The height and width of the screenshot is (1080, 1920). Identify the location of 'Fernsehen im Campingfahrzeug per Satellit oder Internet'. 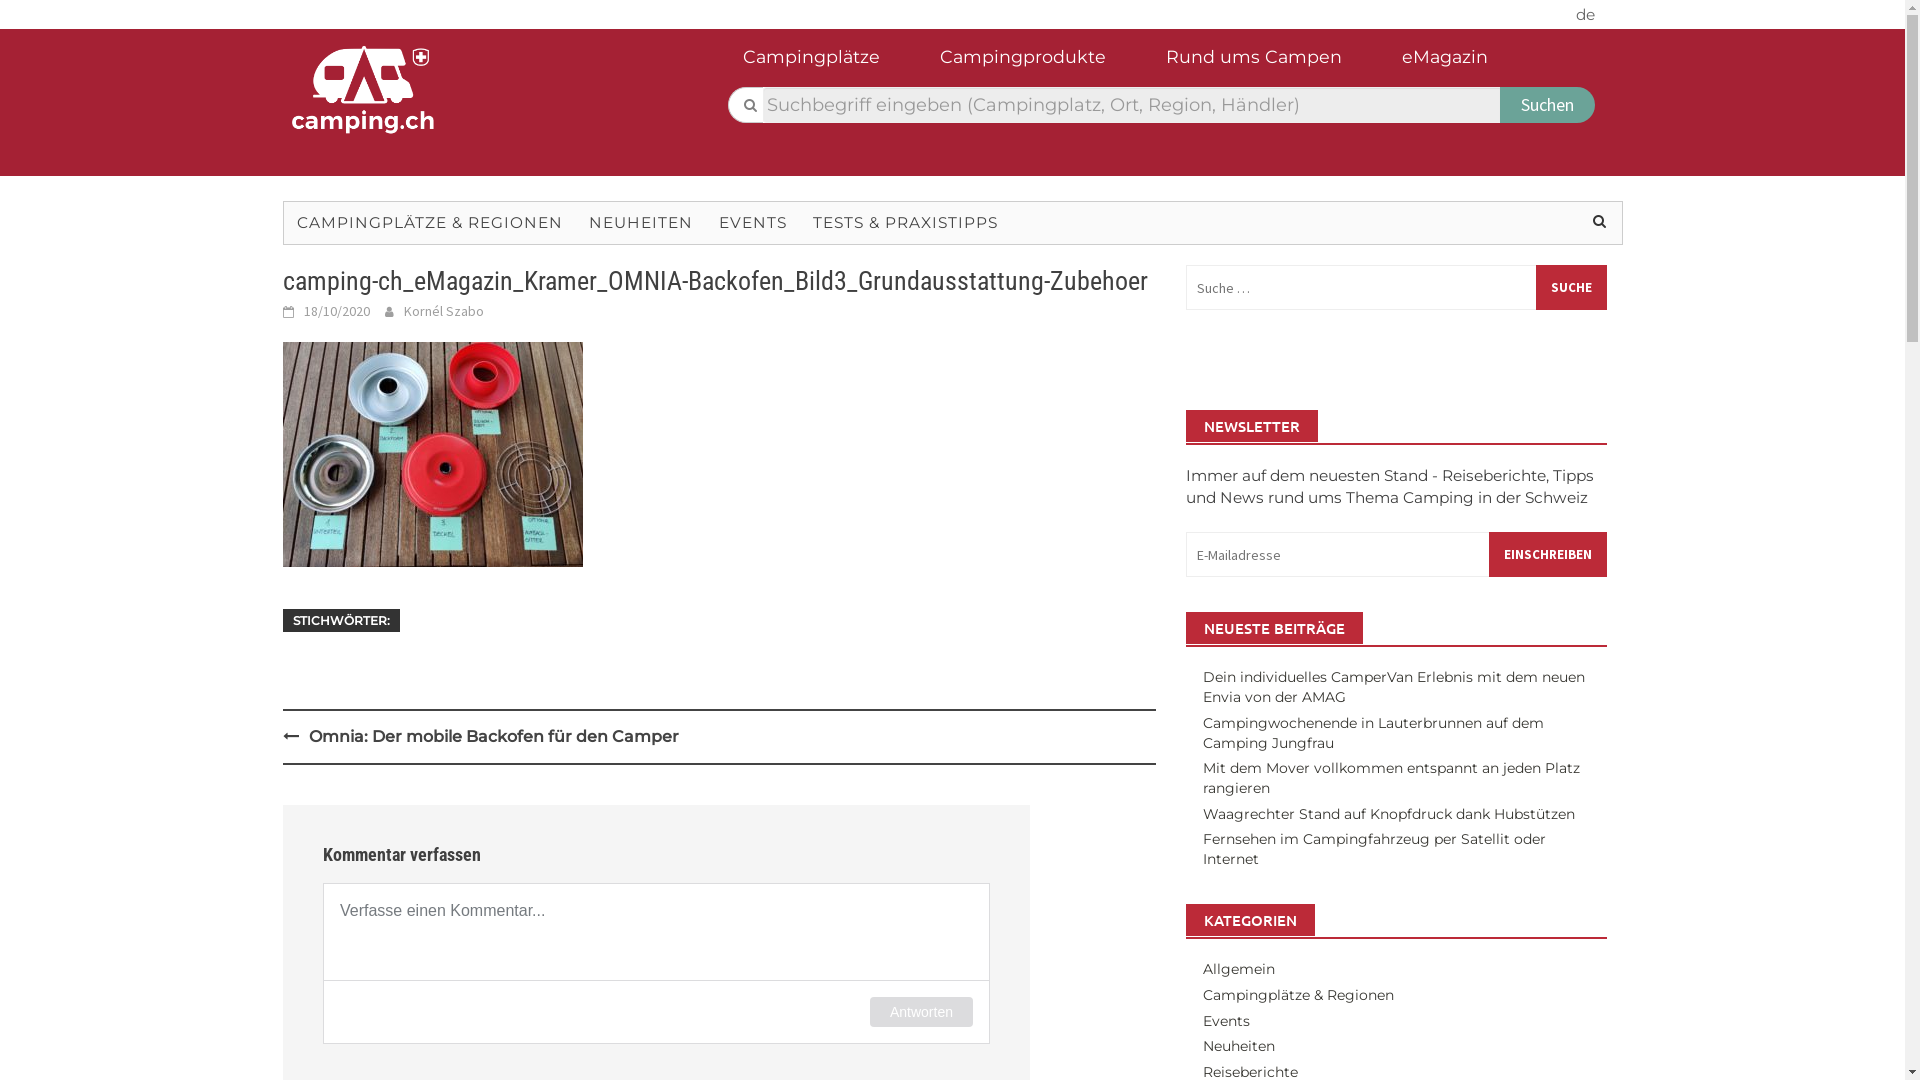
(1373, 848).